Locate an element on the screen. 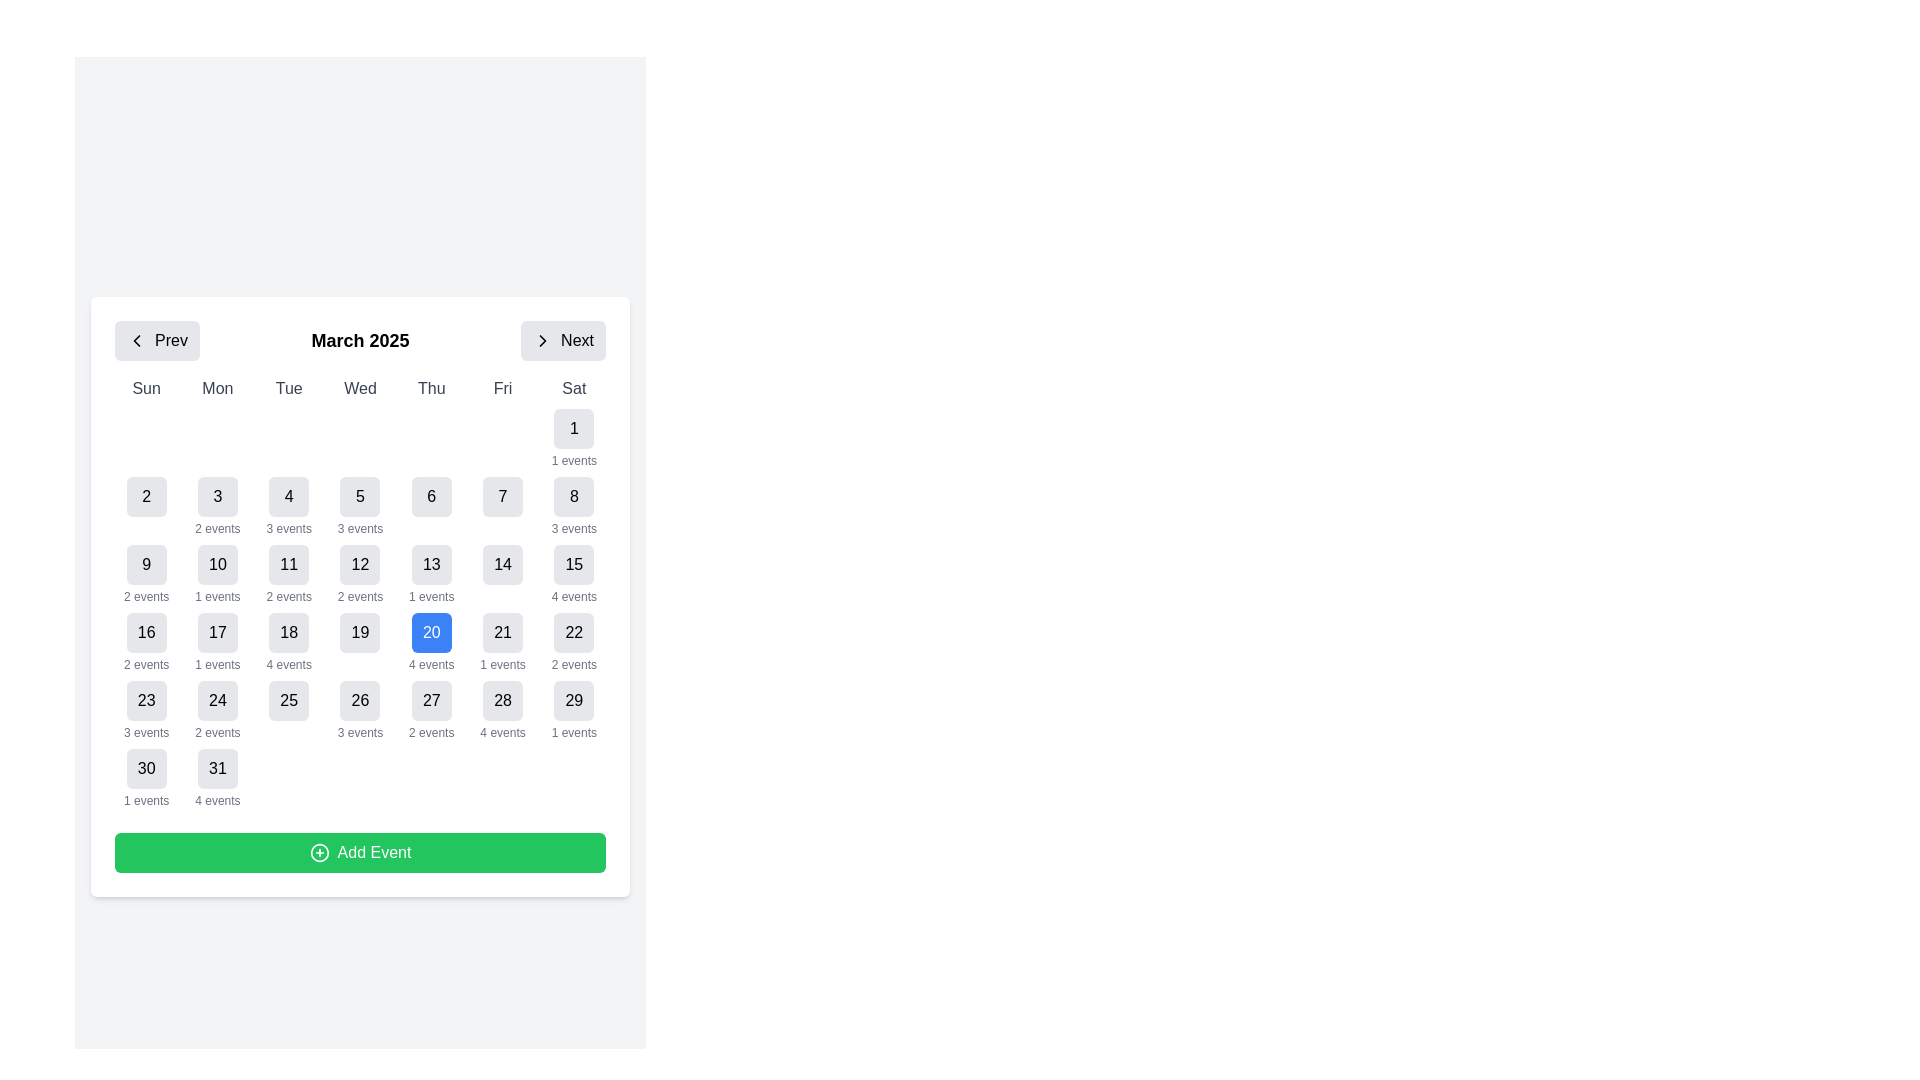 This screenshot has height=1080, width=1920. the Day cell representing the 30th day of the calendar month in the calendar grid is located at coordinates (145, 778).